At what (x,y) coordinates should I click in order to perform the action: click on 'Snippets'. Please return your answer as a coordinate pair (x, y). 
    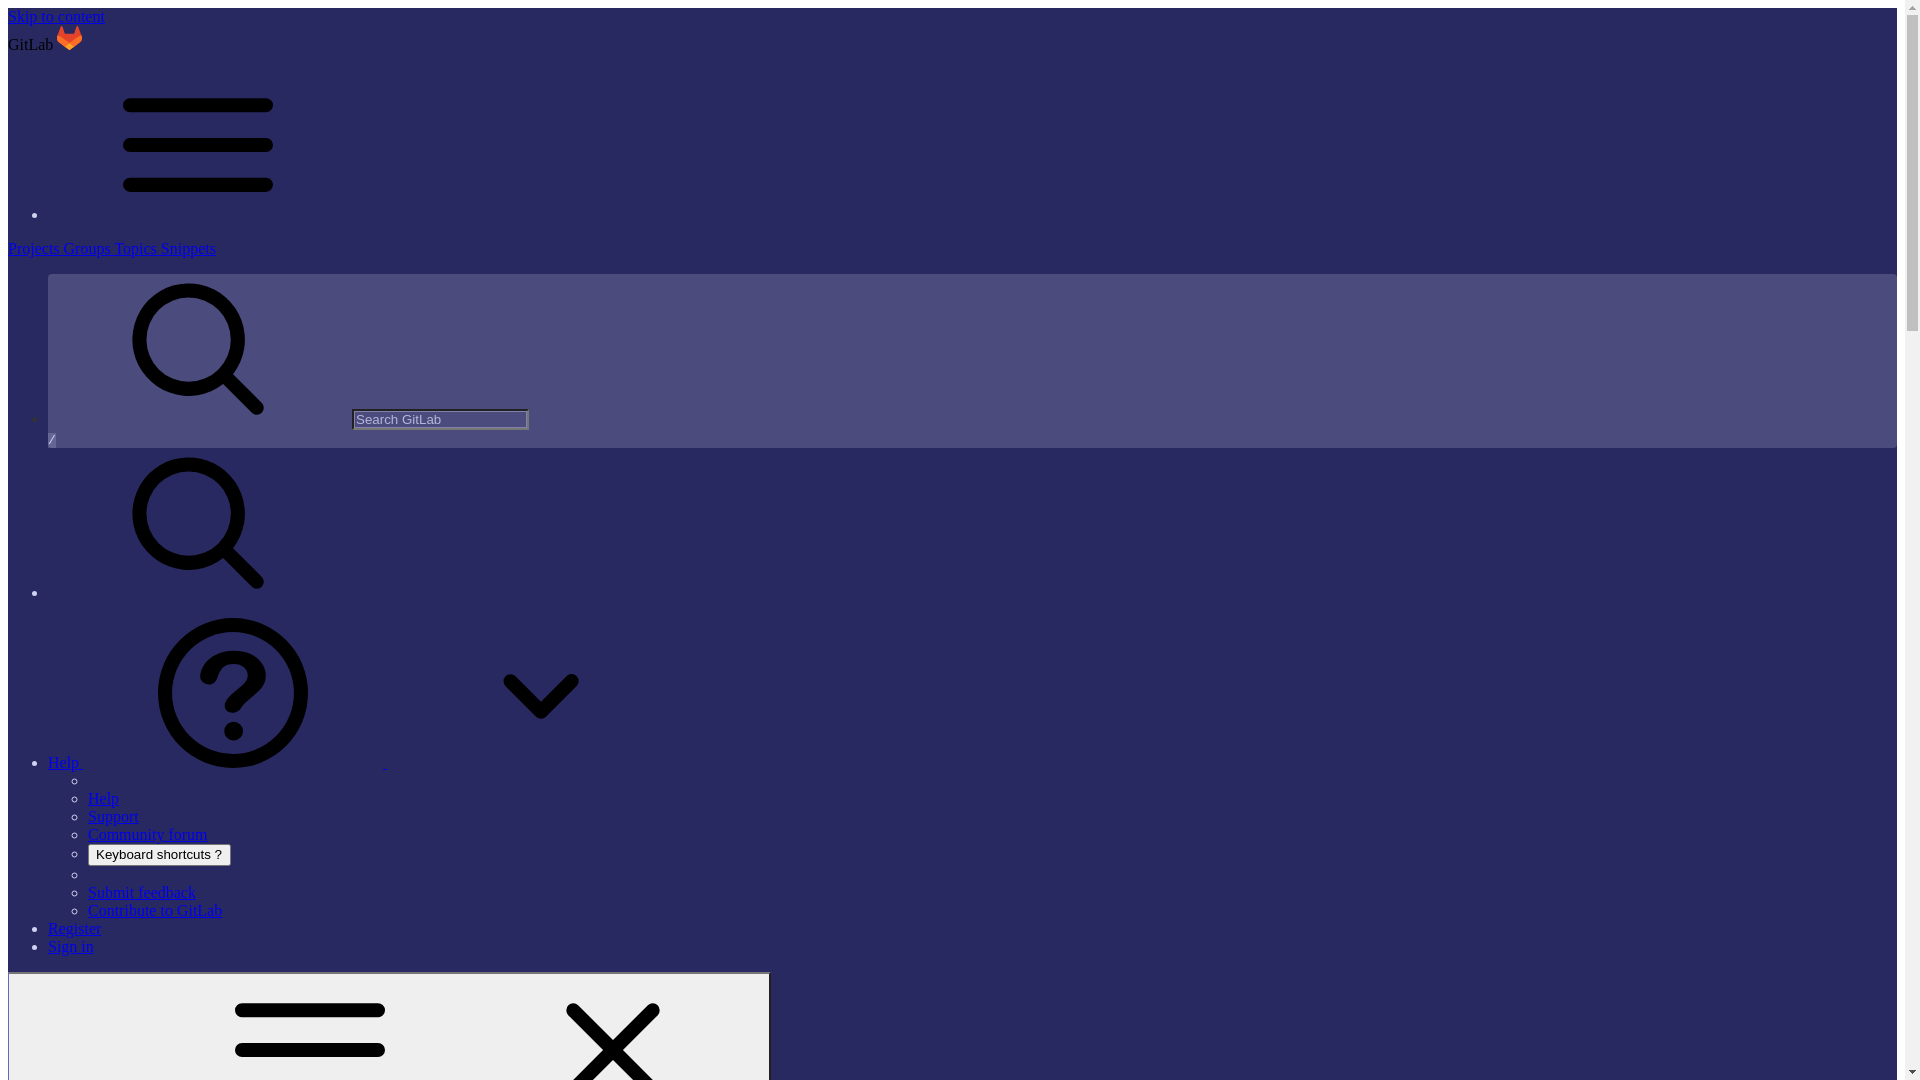
    Looking at the image, I should click on (188, 247).